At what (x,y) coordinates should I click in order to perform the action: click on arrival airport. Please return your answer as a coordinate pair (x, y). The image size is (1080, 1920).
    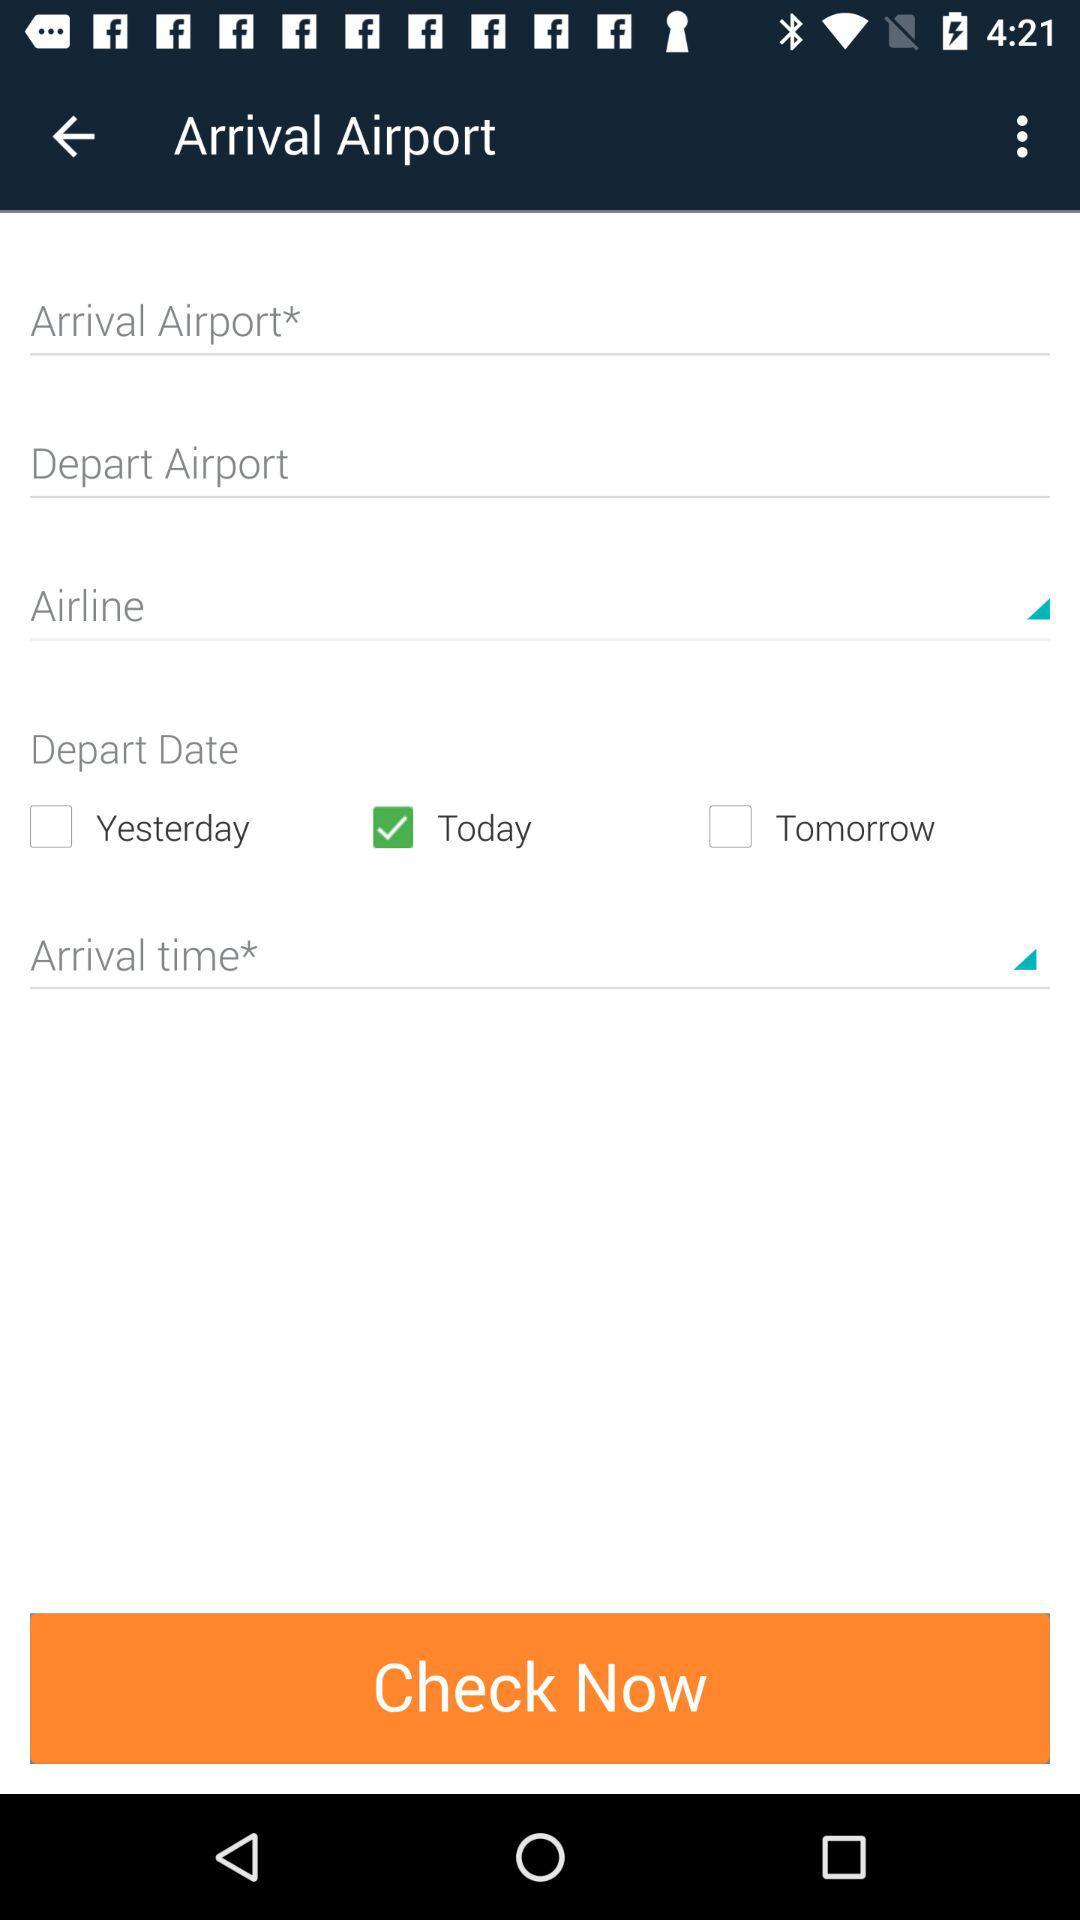
    Looking at the image, I should click on (540, 329).